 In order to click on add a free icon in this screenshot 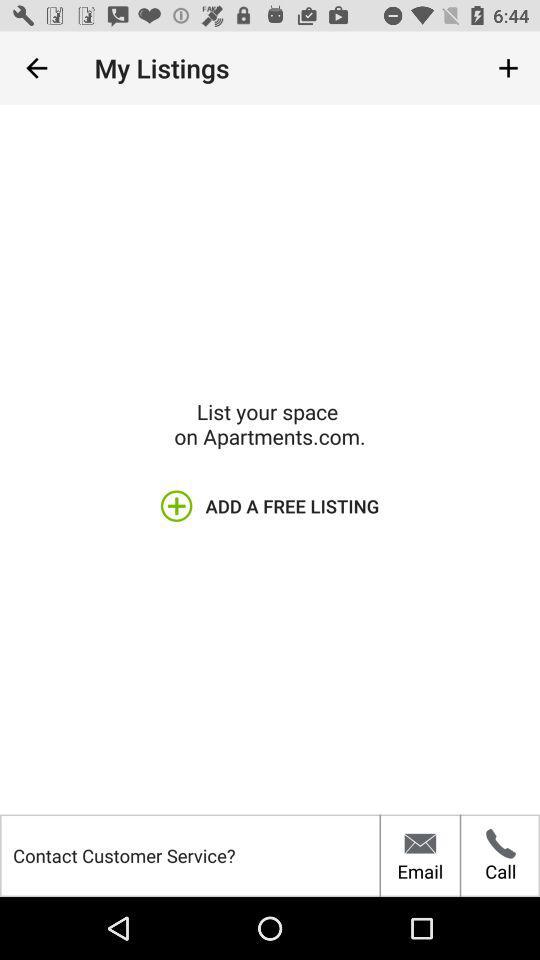, I will do `click(270, 505)`.